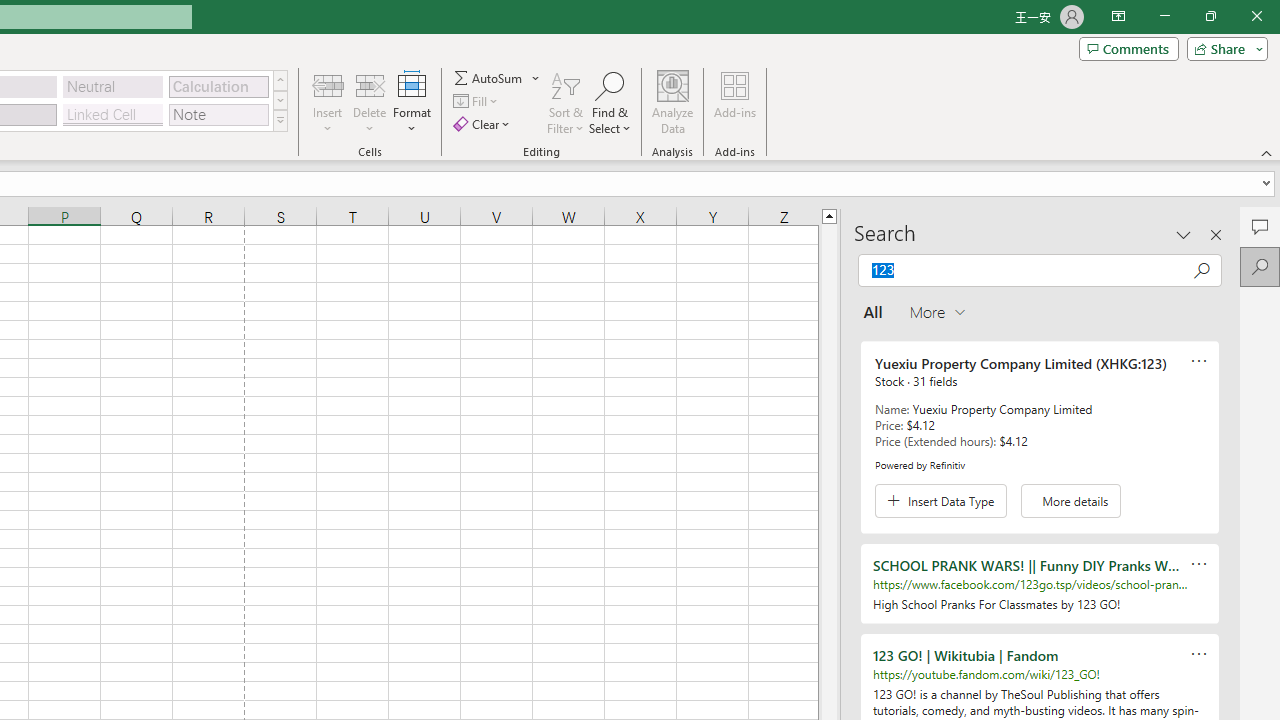 Image resolution: width=1280 pixels, height=720 pixels. What do you see at coordinates (218, 85) in the screenshot?
I see `'Calculation'` at bounding box center [218, 85].